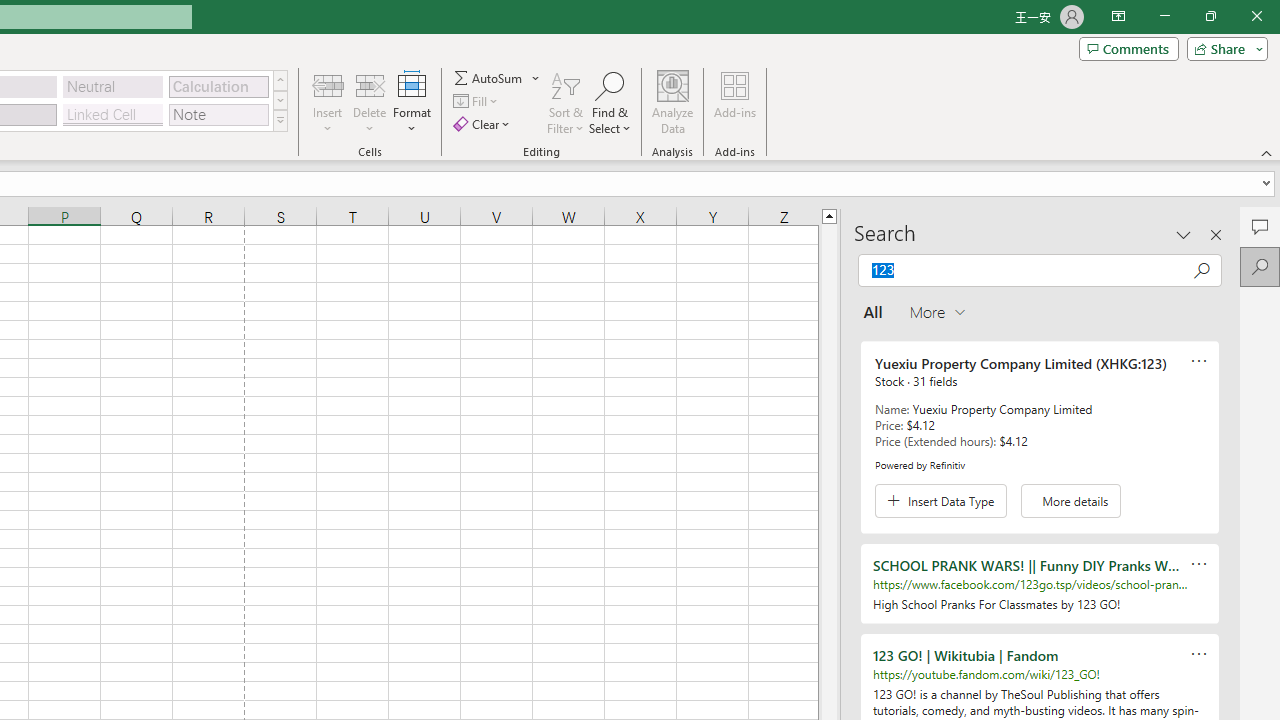 Image resolution: width=1280 pixels, height=720 pixels. What do you see at coordinates (218, 85) in the screenshot?
I see `'Calculation'` at bounding box center [218, 85].